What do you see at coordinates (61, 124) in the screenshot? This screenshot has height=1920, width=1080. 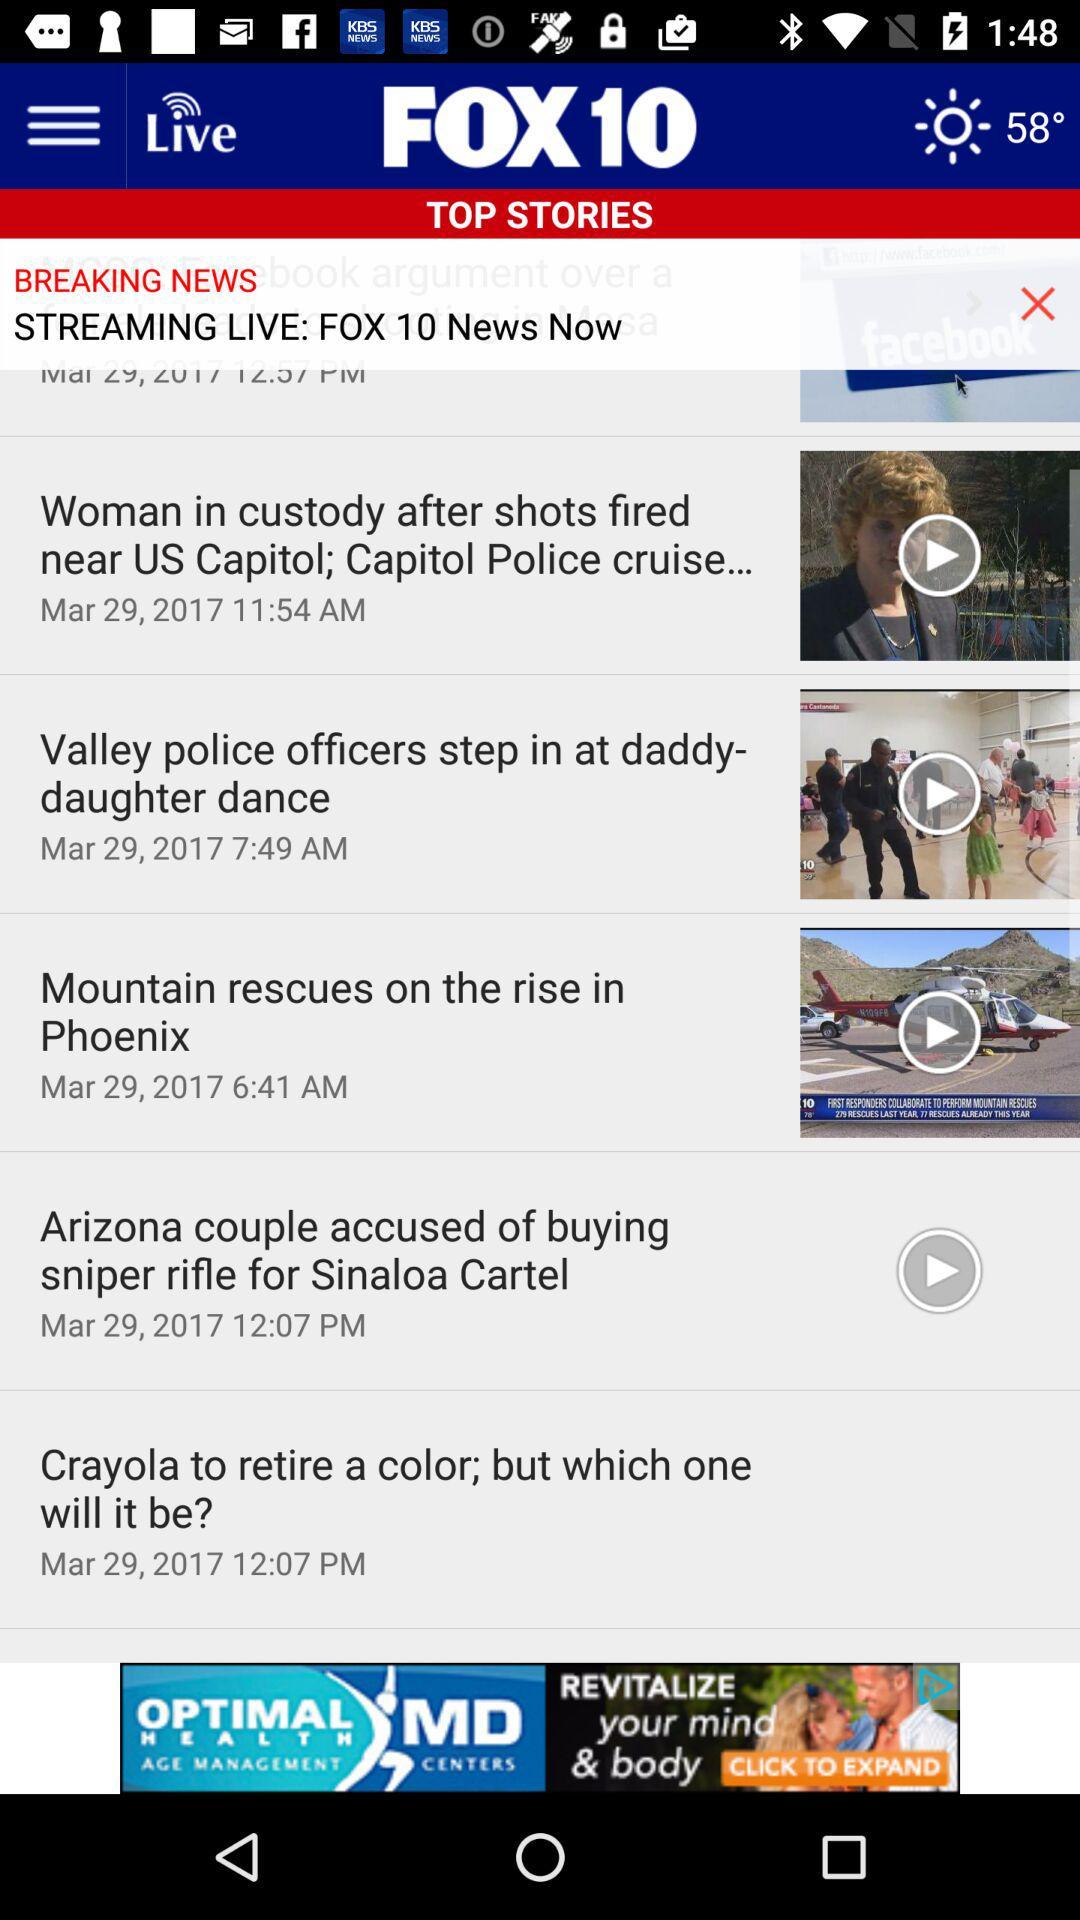 I see `the menu icon` at bounding box center [61, 124].